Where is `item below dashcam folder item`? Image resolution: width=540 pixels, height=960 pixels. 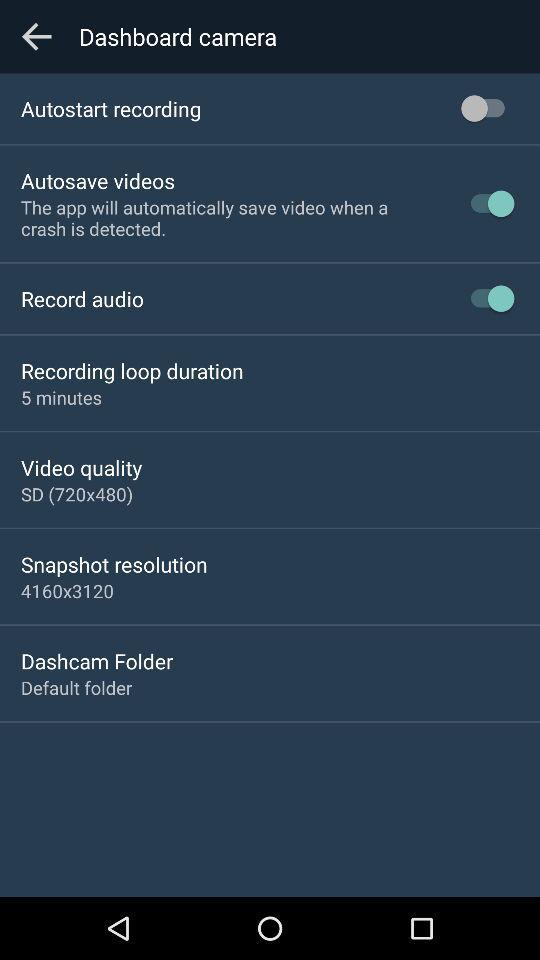
item below dashcam folder item is located at coordinates (75, 687).